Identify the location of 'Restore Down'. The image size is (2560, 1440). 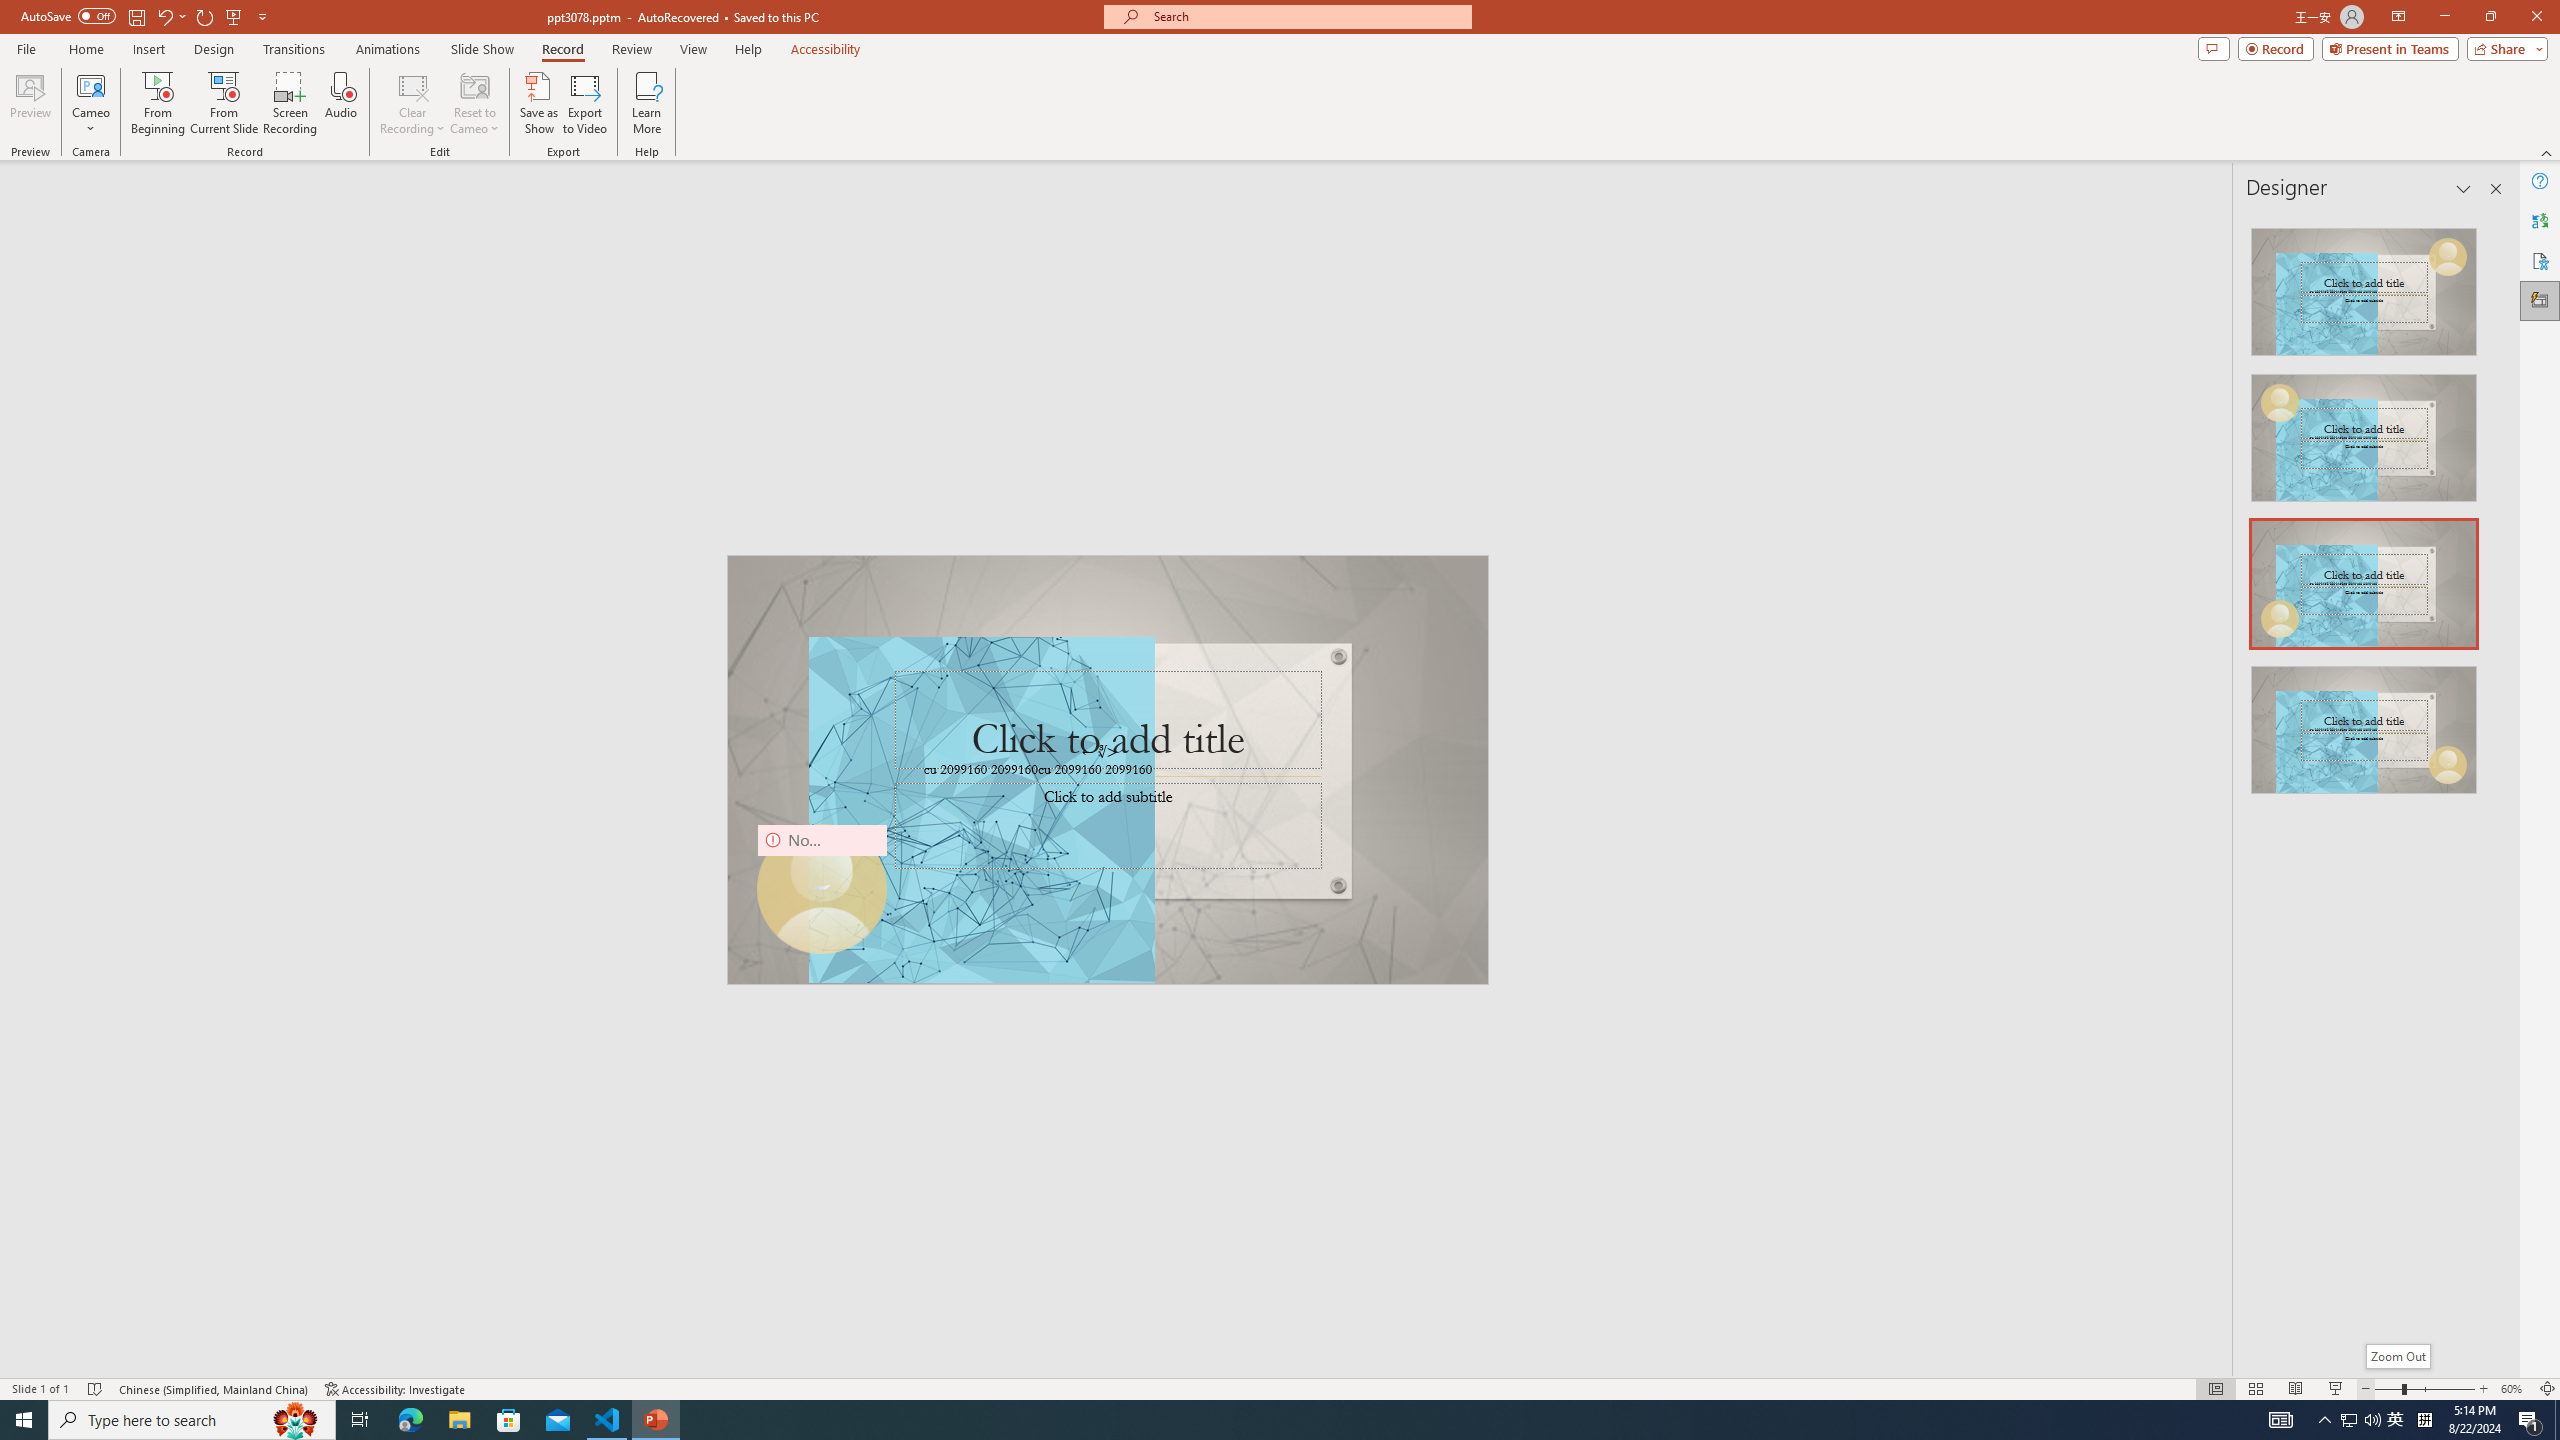
(2490, 16).